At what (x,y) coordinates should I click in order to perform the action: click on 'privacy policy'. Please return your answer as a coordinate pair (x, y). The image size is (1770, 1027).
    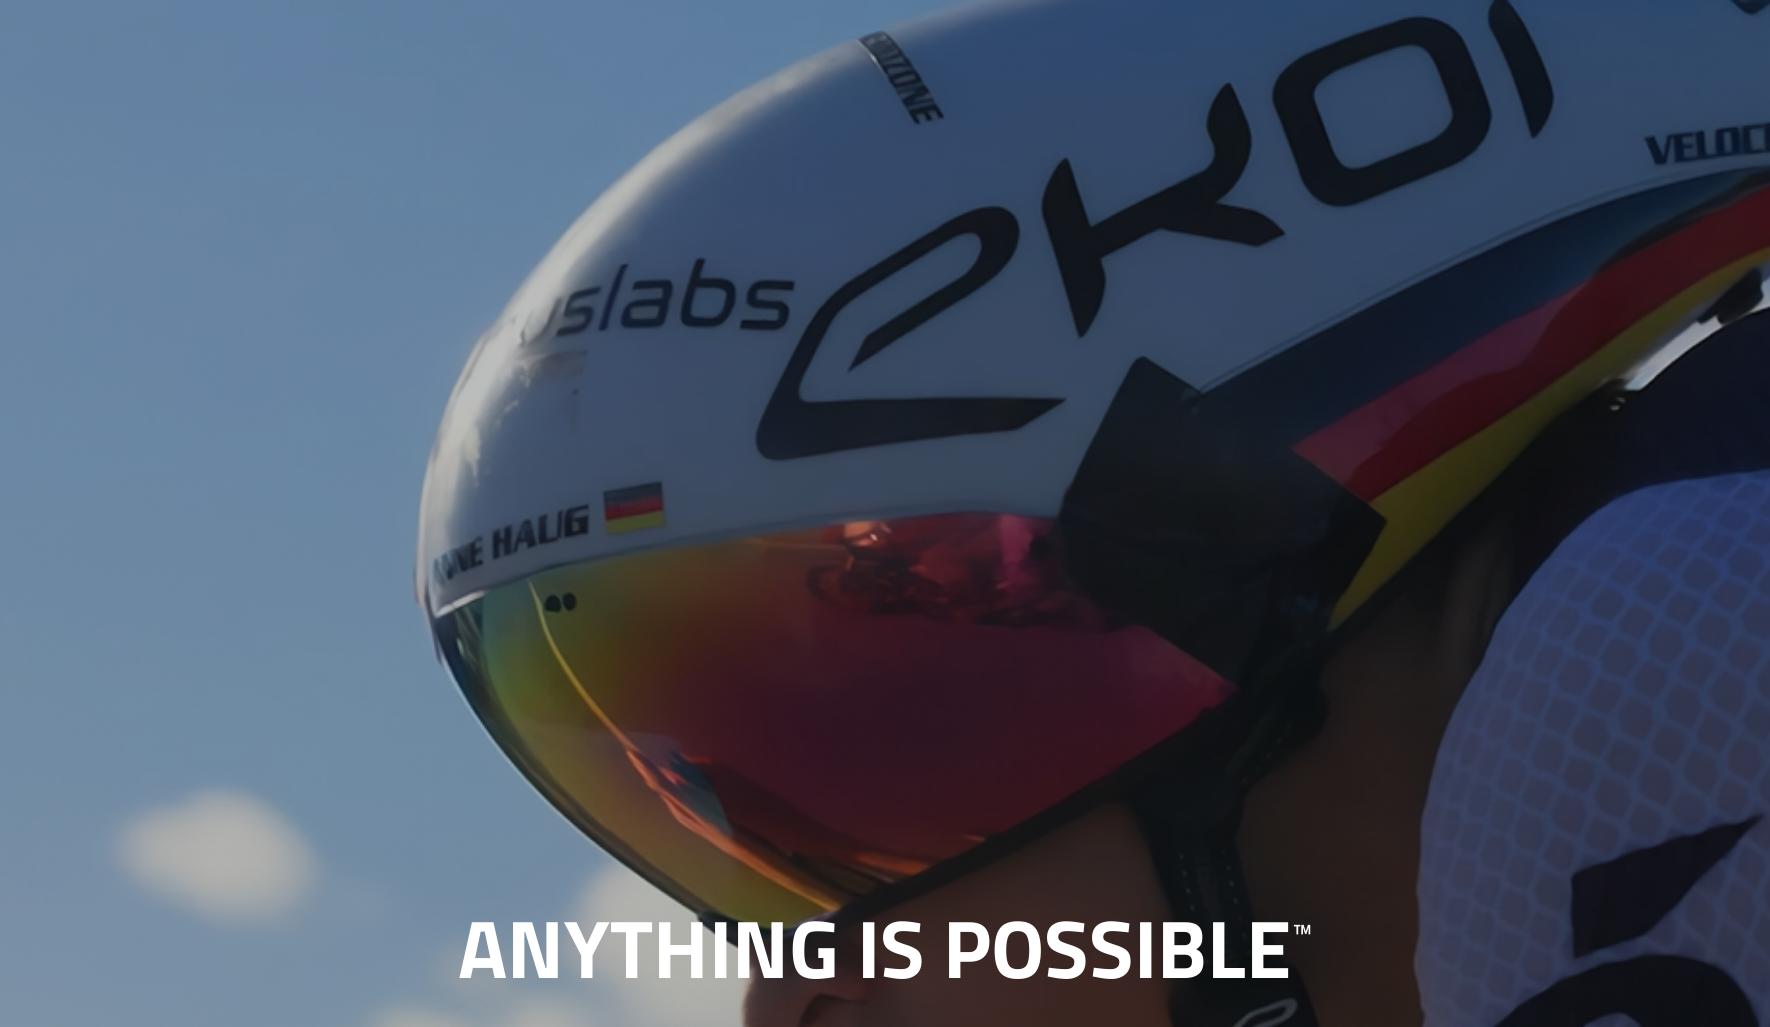
    Looking at the image, I should click on (964, 599).